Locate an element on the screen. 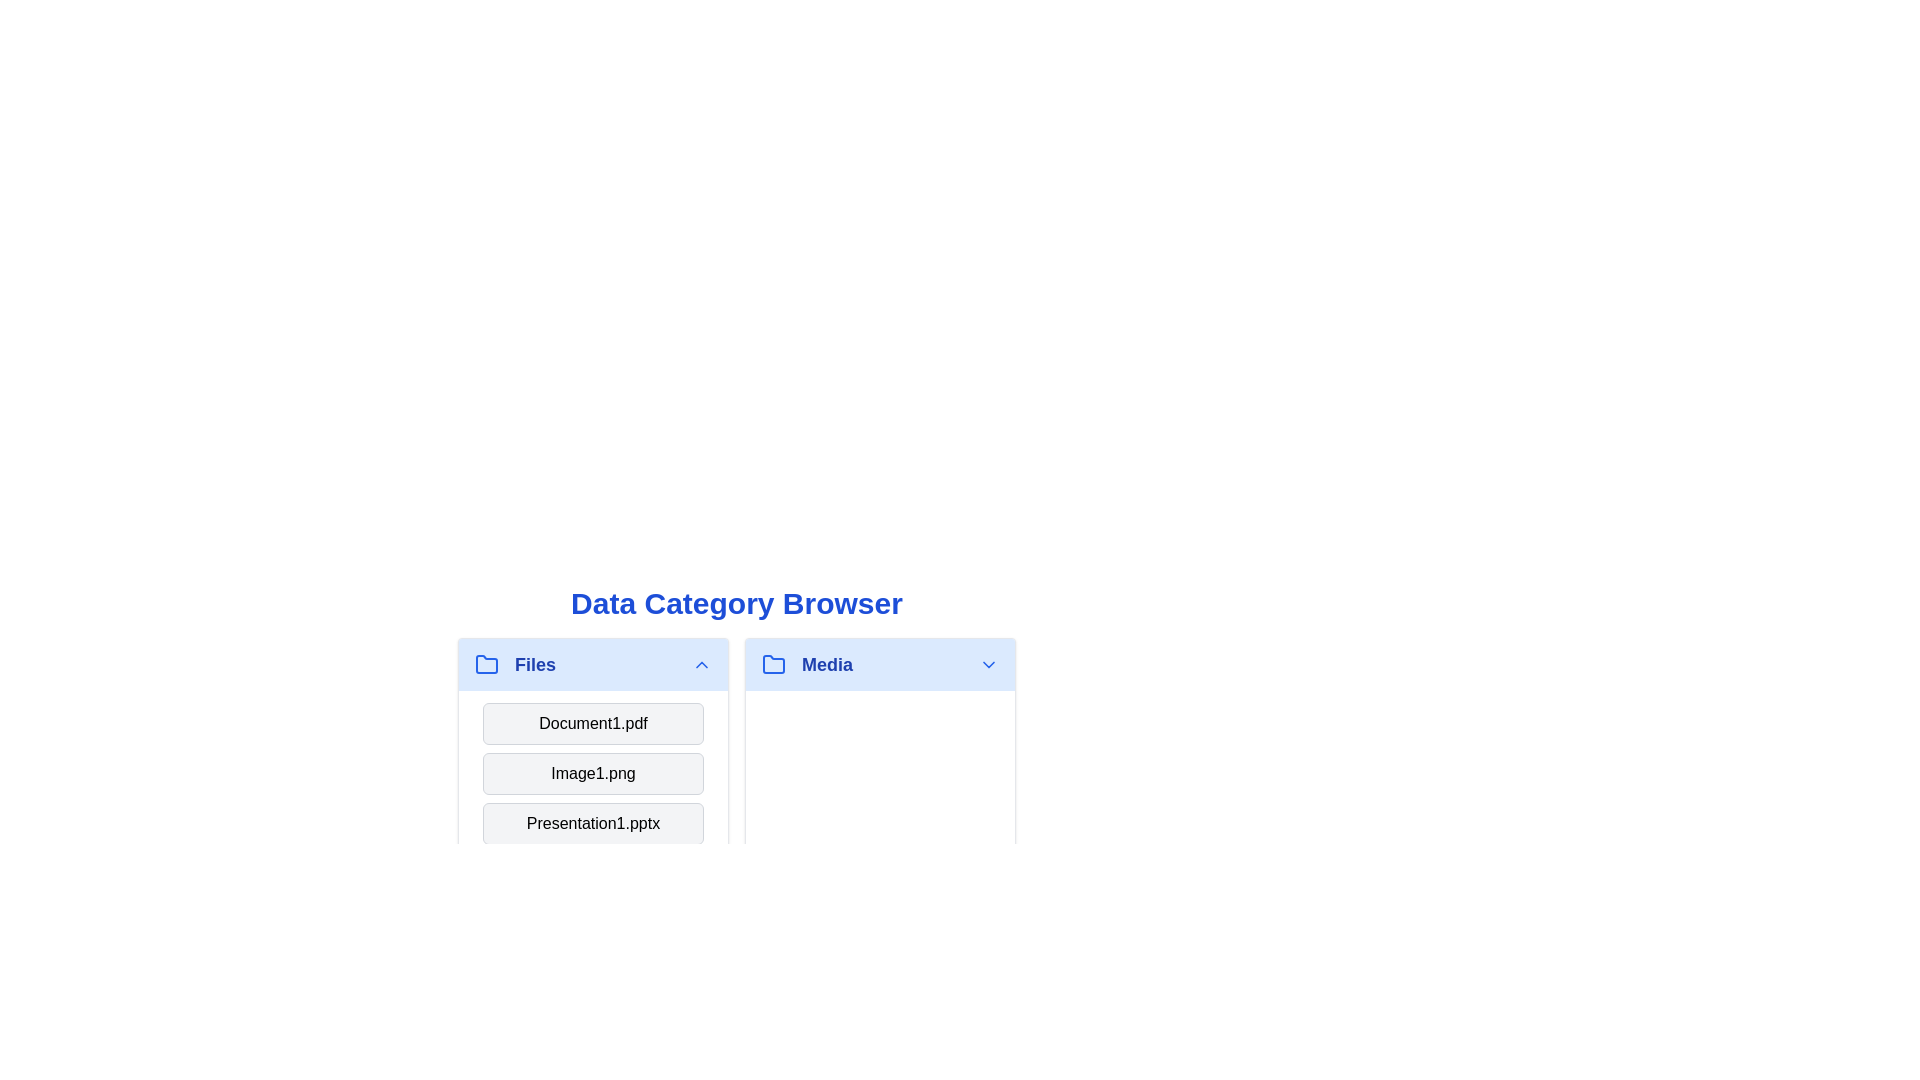 This screenshot has width=1920, height=1080. the category header or item Presentation1.pptx is located at coordinates (592, 824).